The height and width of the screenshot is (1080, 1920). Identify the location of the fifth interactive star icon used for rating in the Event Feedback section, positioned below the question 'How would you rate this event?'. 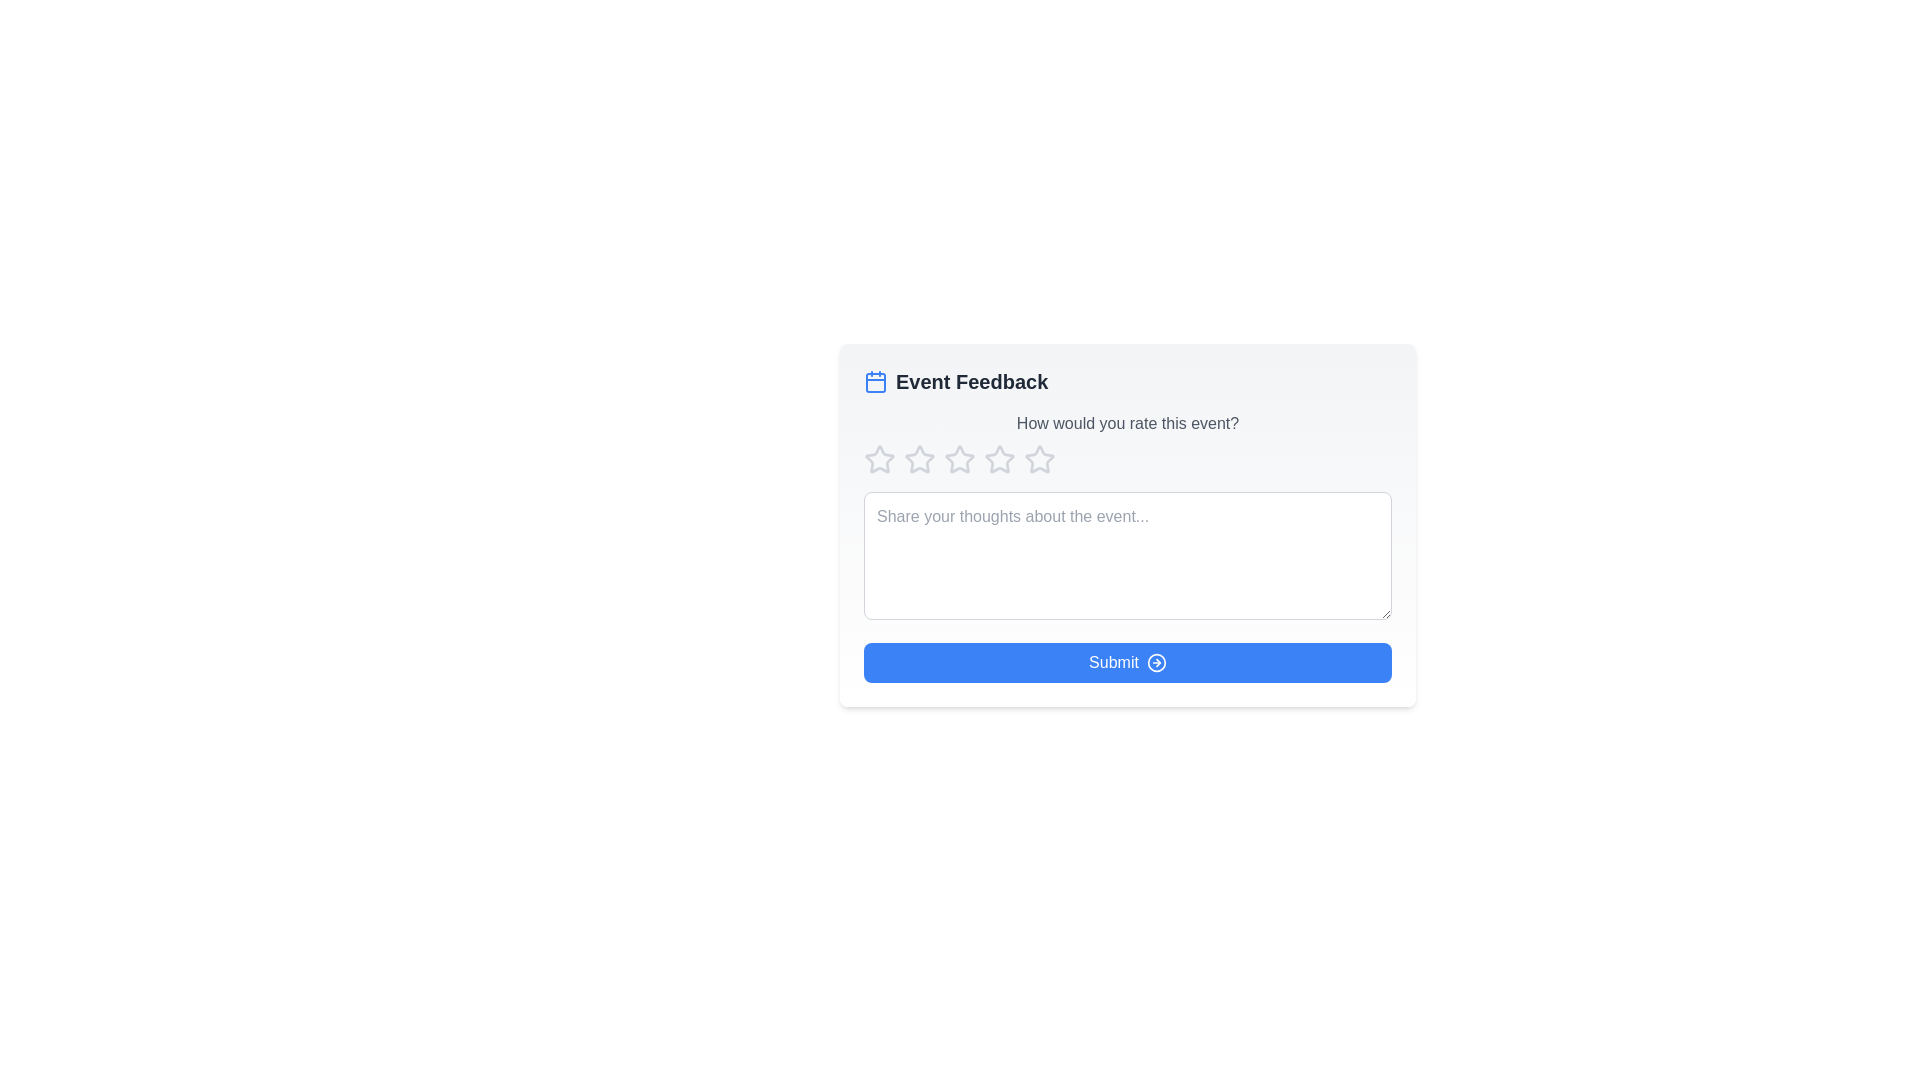
(1040, 459).